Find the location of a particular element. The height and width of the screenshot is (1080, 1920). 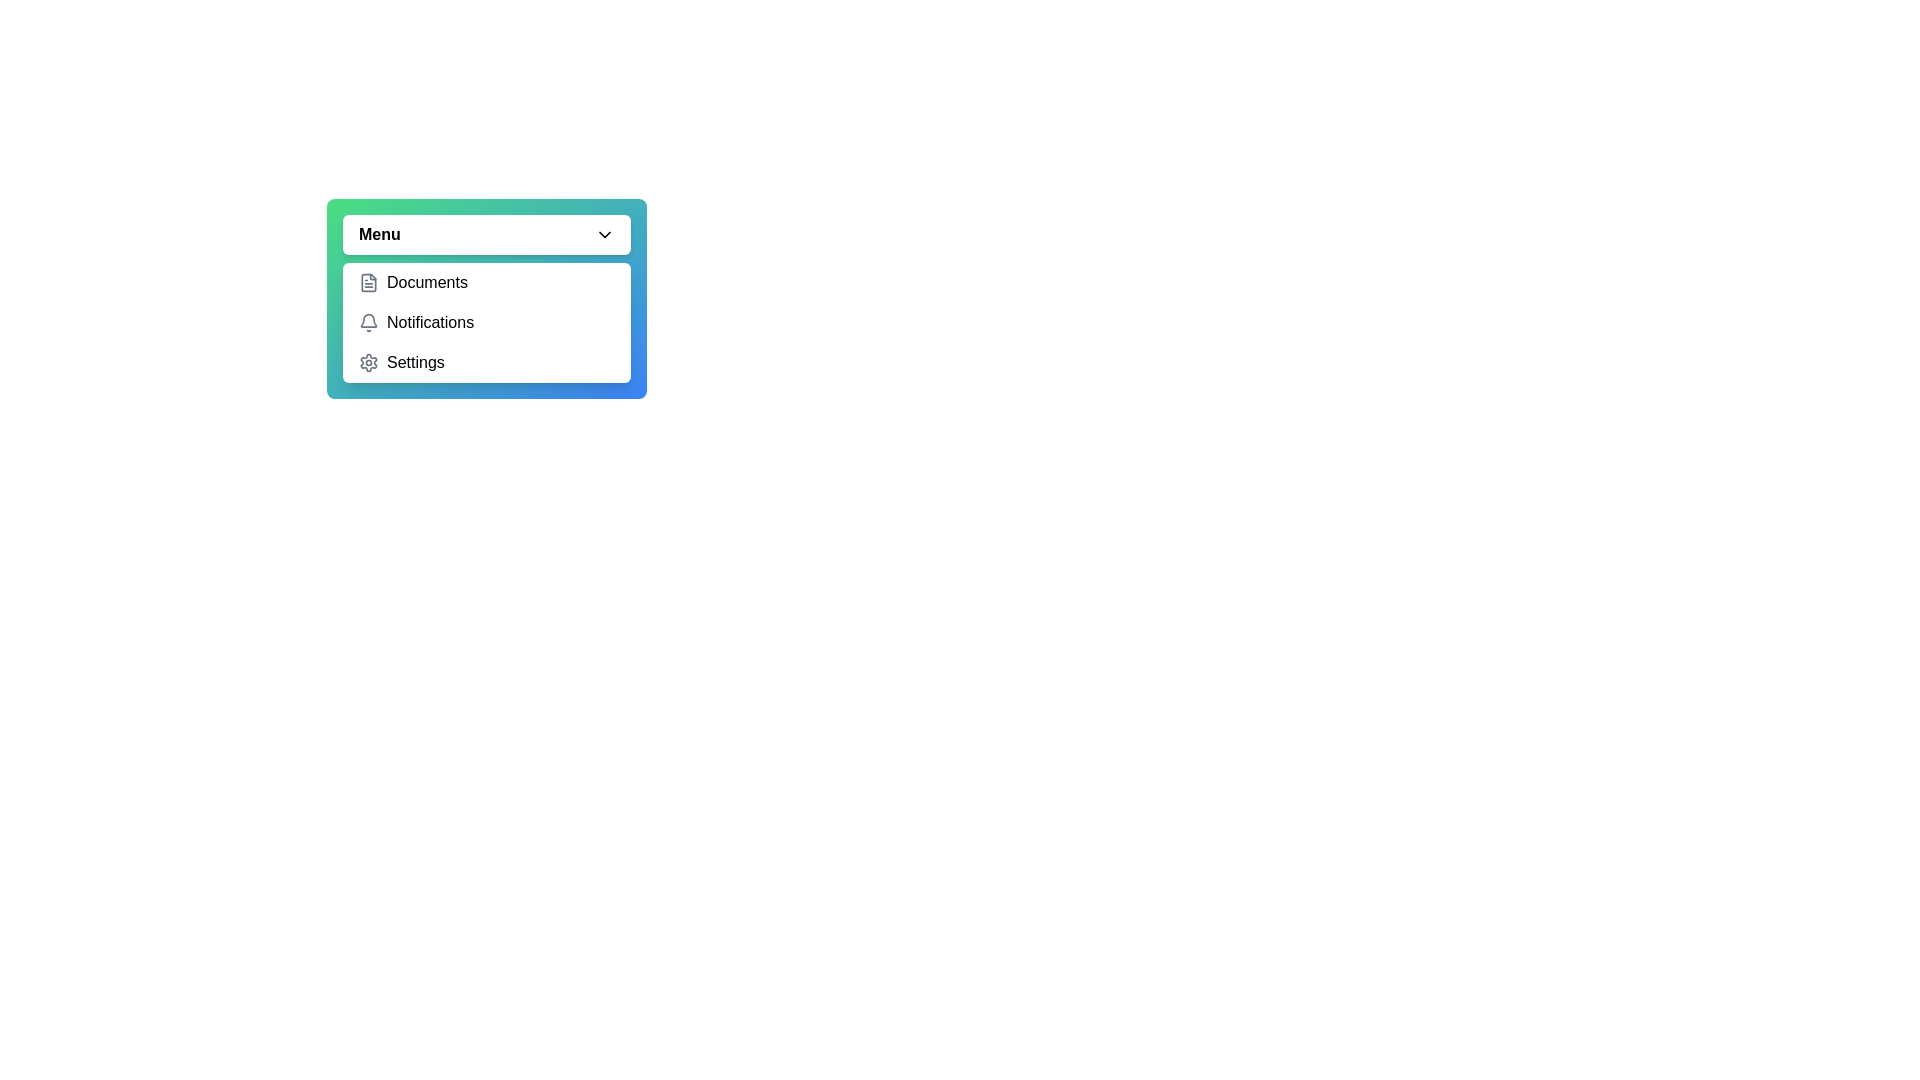

the settings icon located to the left of the 'Settings' text in the dropdown menu to possibly see a tooltip is located at coordinates (369, 362).